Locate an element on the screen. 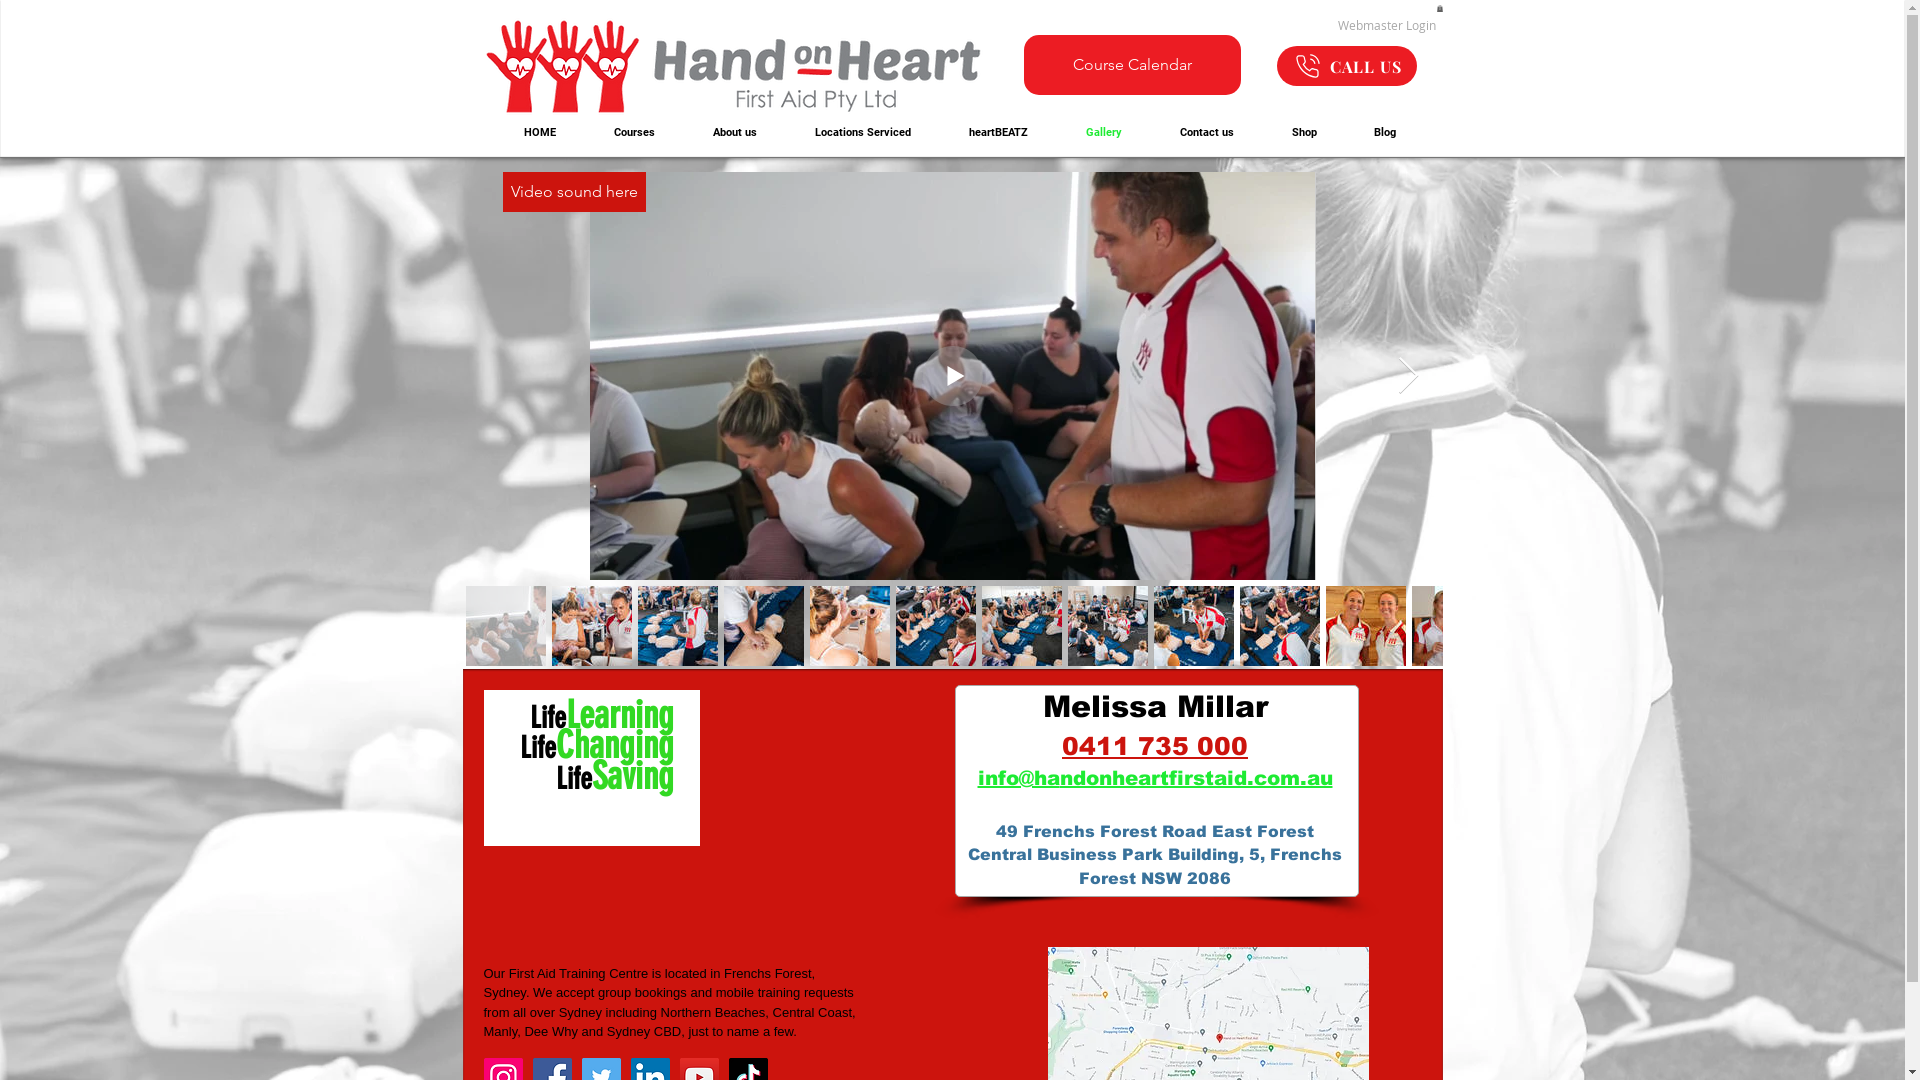  'Contact us' is located at coordinates (1204, 132).